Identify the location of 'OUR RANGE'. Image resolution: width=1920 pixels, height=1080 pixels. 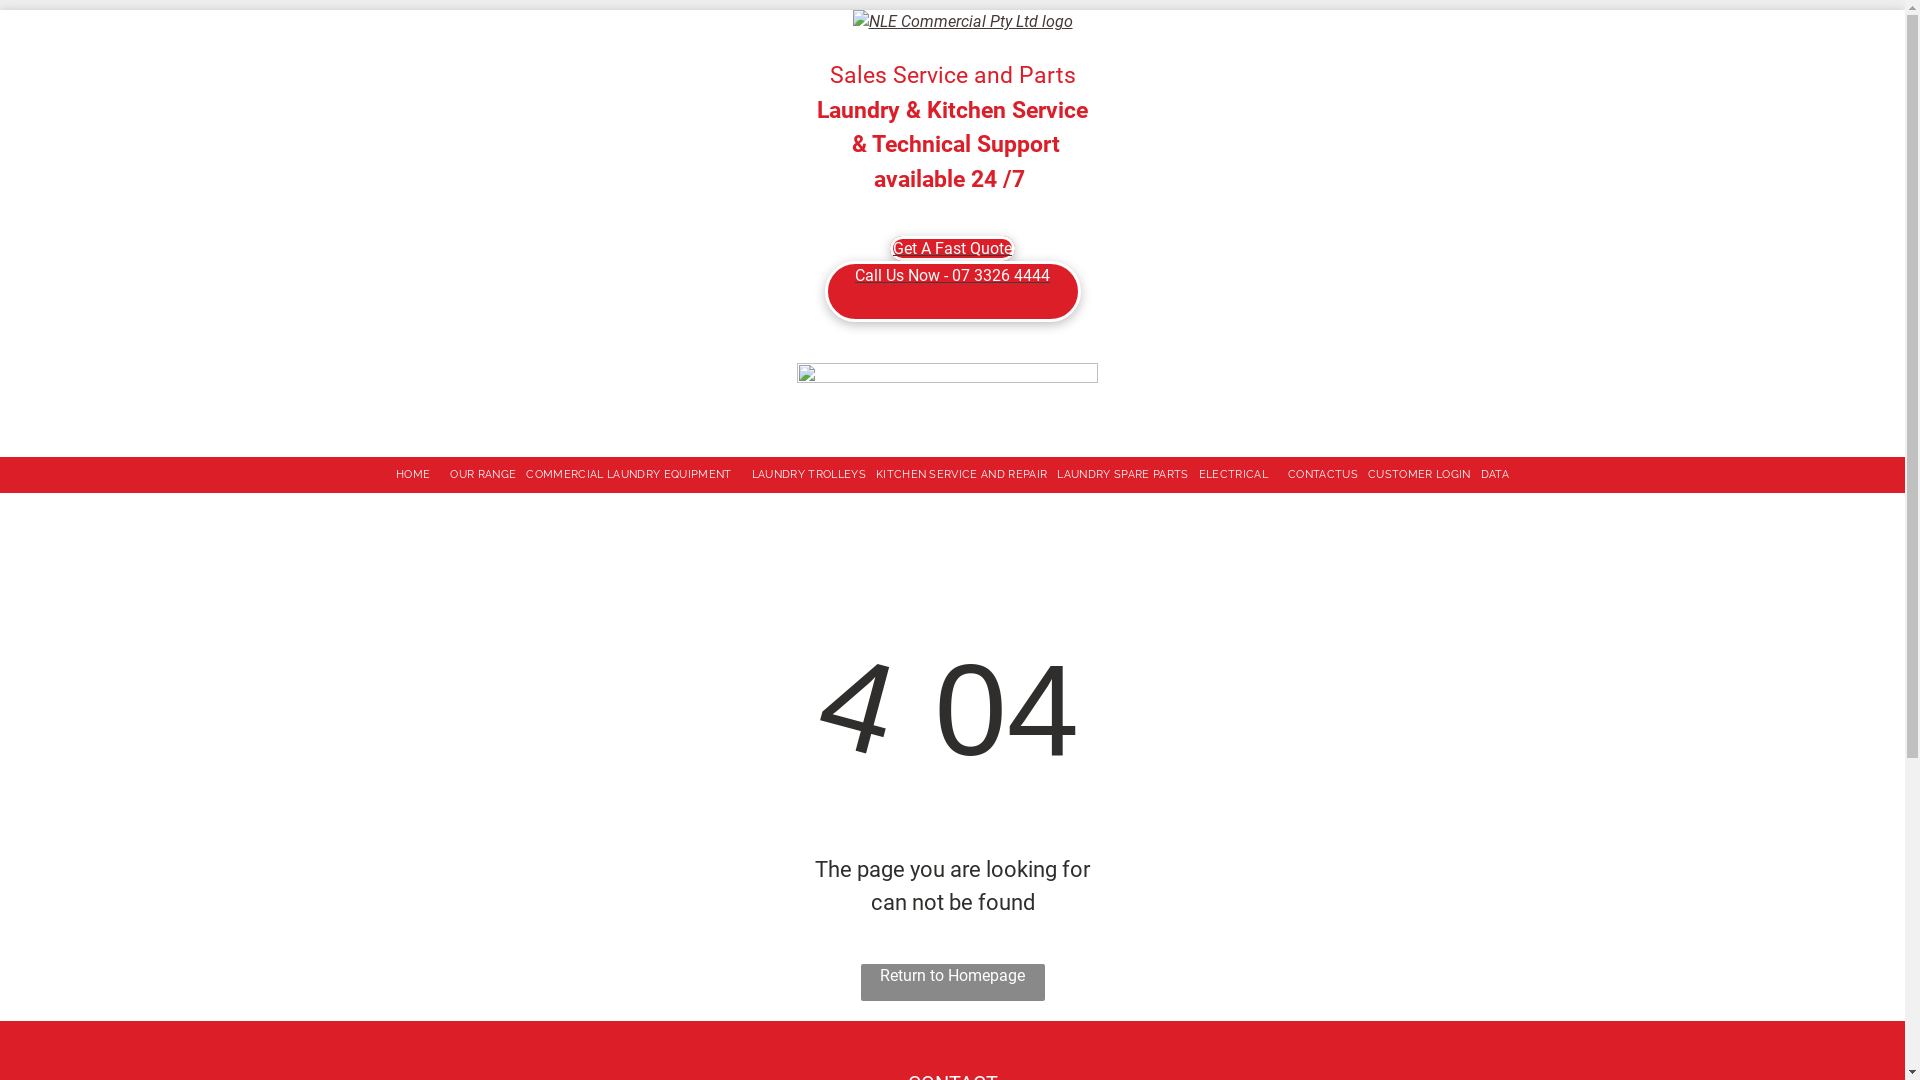
(483, 475).